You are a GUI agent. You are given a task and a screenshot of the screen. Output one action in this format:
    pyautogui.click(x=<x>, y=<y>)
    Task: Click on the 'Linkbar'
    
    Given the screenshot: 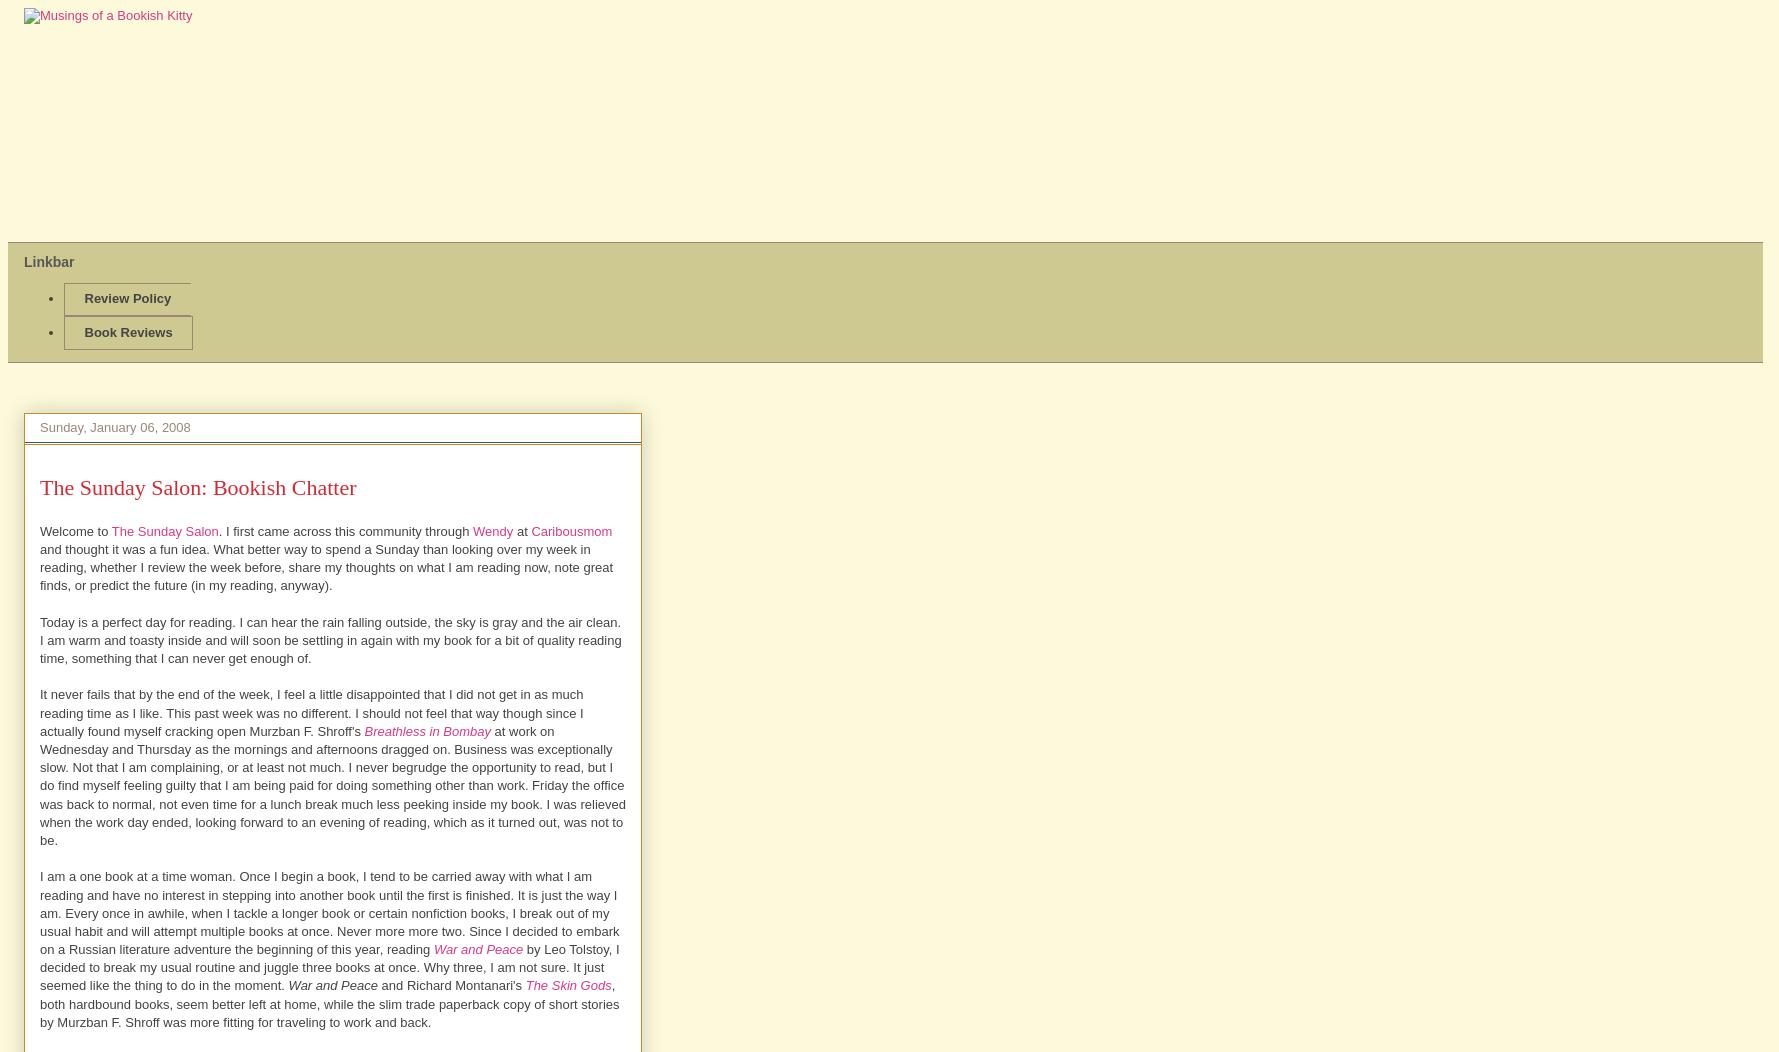 What is the action you would take?
    pyautogui.click(x=24, y=260)
    